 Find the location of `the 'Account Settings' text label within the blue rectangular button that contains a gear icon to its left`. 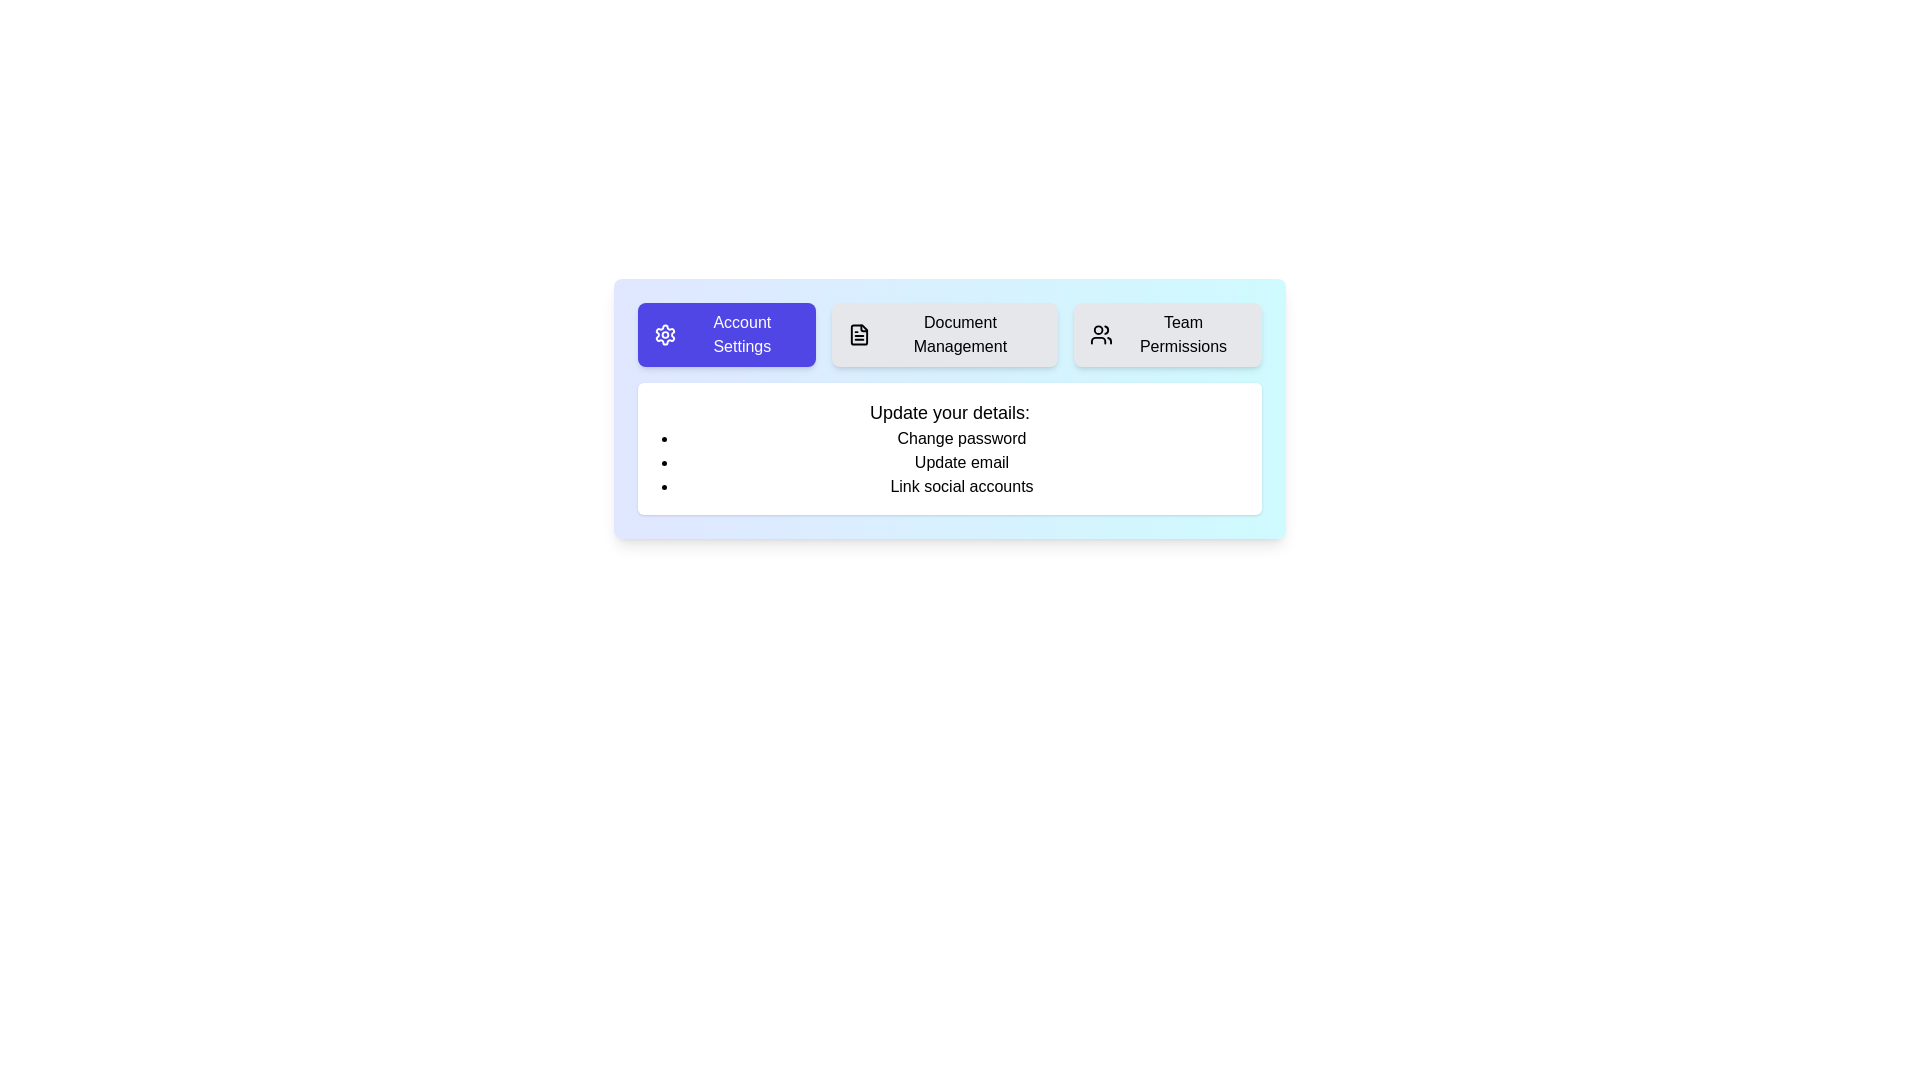

the 'Account Settings' text label within the blue rectangular button that contains a gear icon to its left is located at coordinates (741, 334).